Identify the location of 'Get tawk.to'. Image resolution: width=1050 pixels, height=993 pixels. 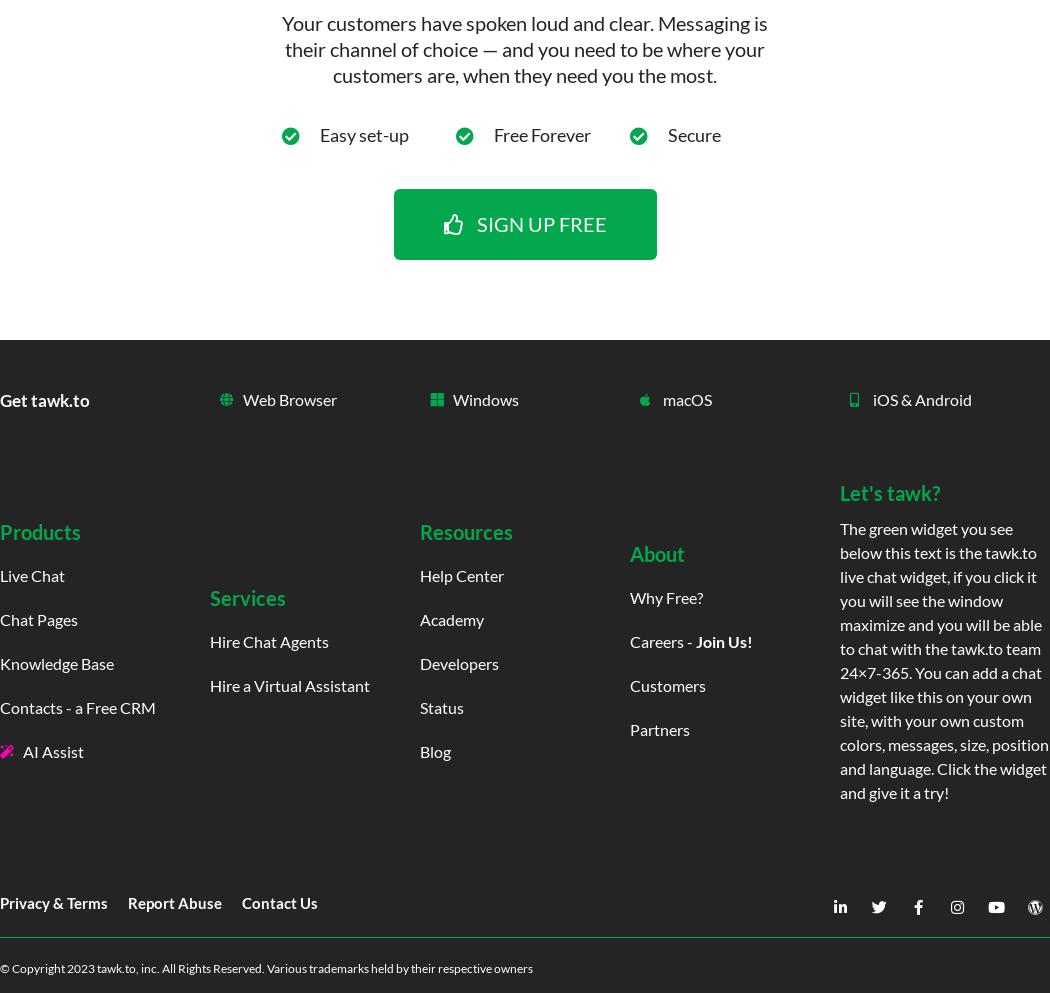
(44, 398).